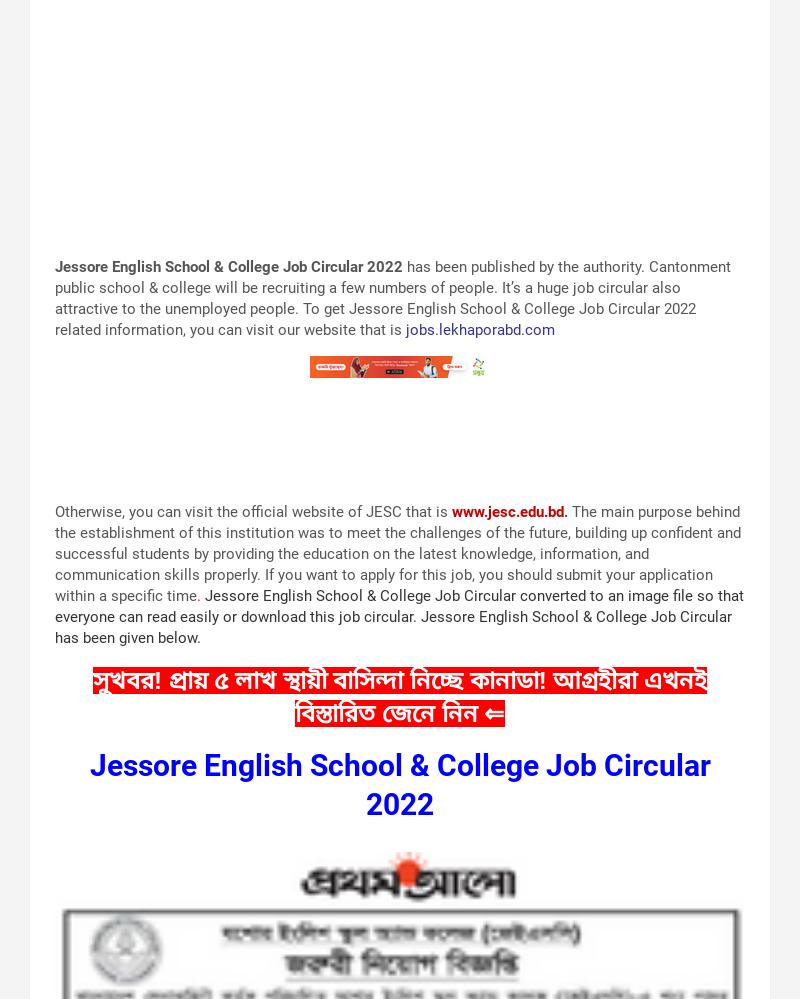 The image size is (800, 999). What do you see at coordinates (360, 595) in the screenshot?
I see `'Jessore English School & College Job Circular'` at bounding box center [360, 595].